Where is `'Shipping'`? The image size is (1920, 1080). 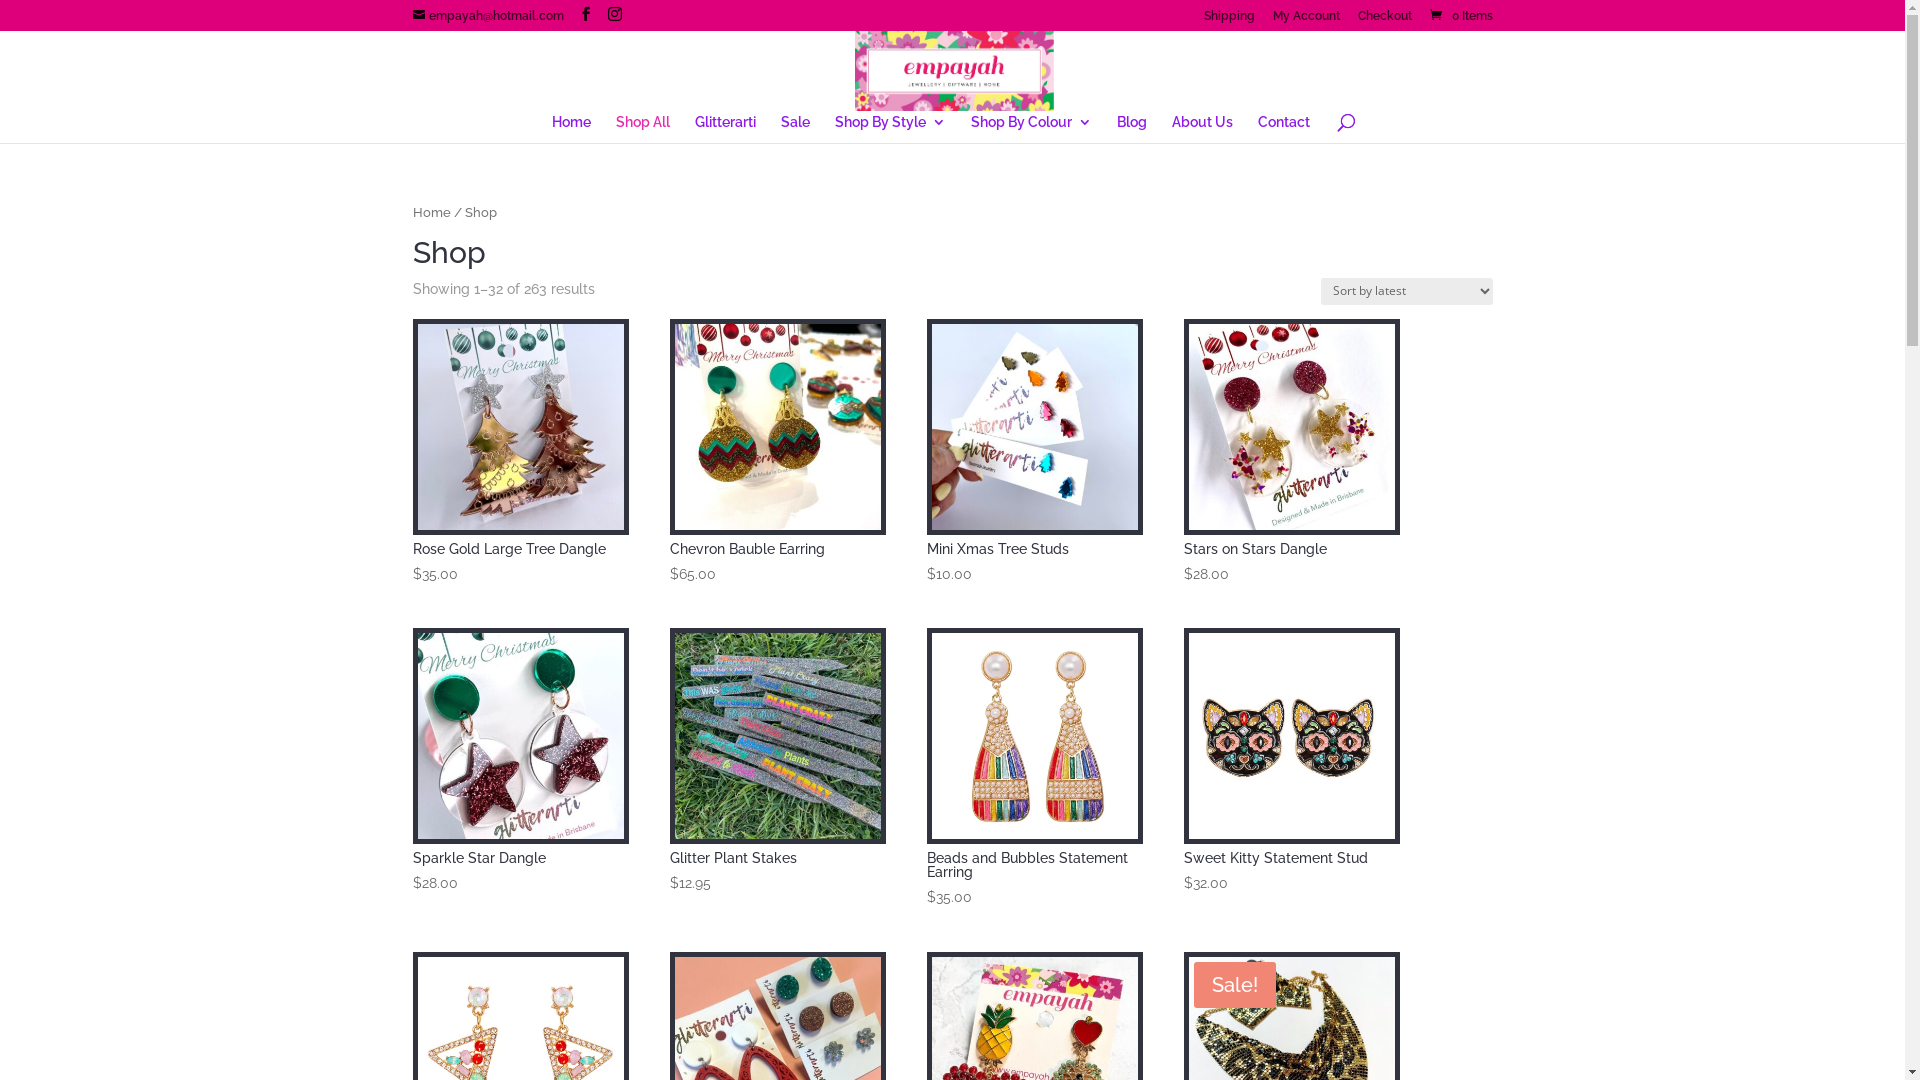 'Shipping' is located at coordinates (1228, 20).